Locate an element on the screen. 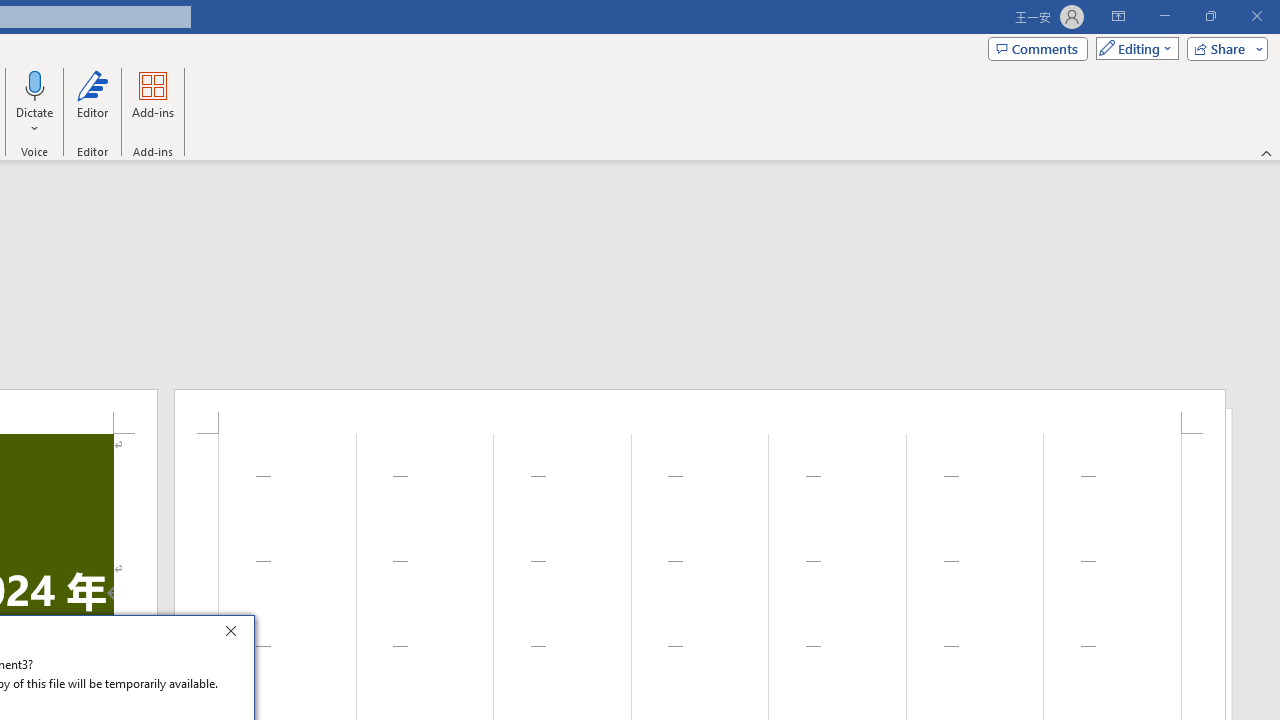  'Mode' is located at coordinates (1133, 47).